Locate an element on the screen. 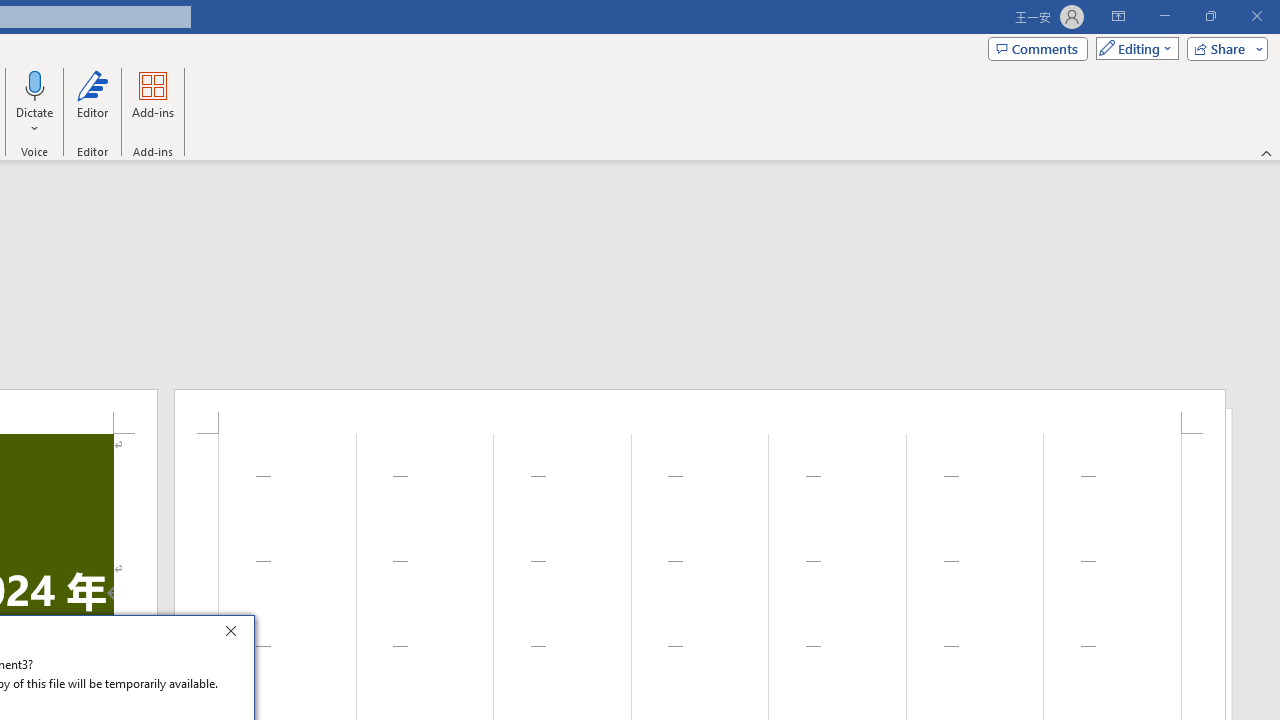  'Mode' is located at coordinates (1133, 47).